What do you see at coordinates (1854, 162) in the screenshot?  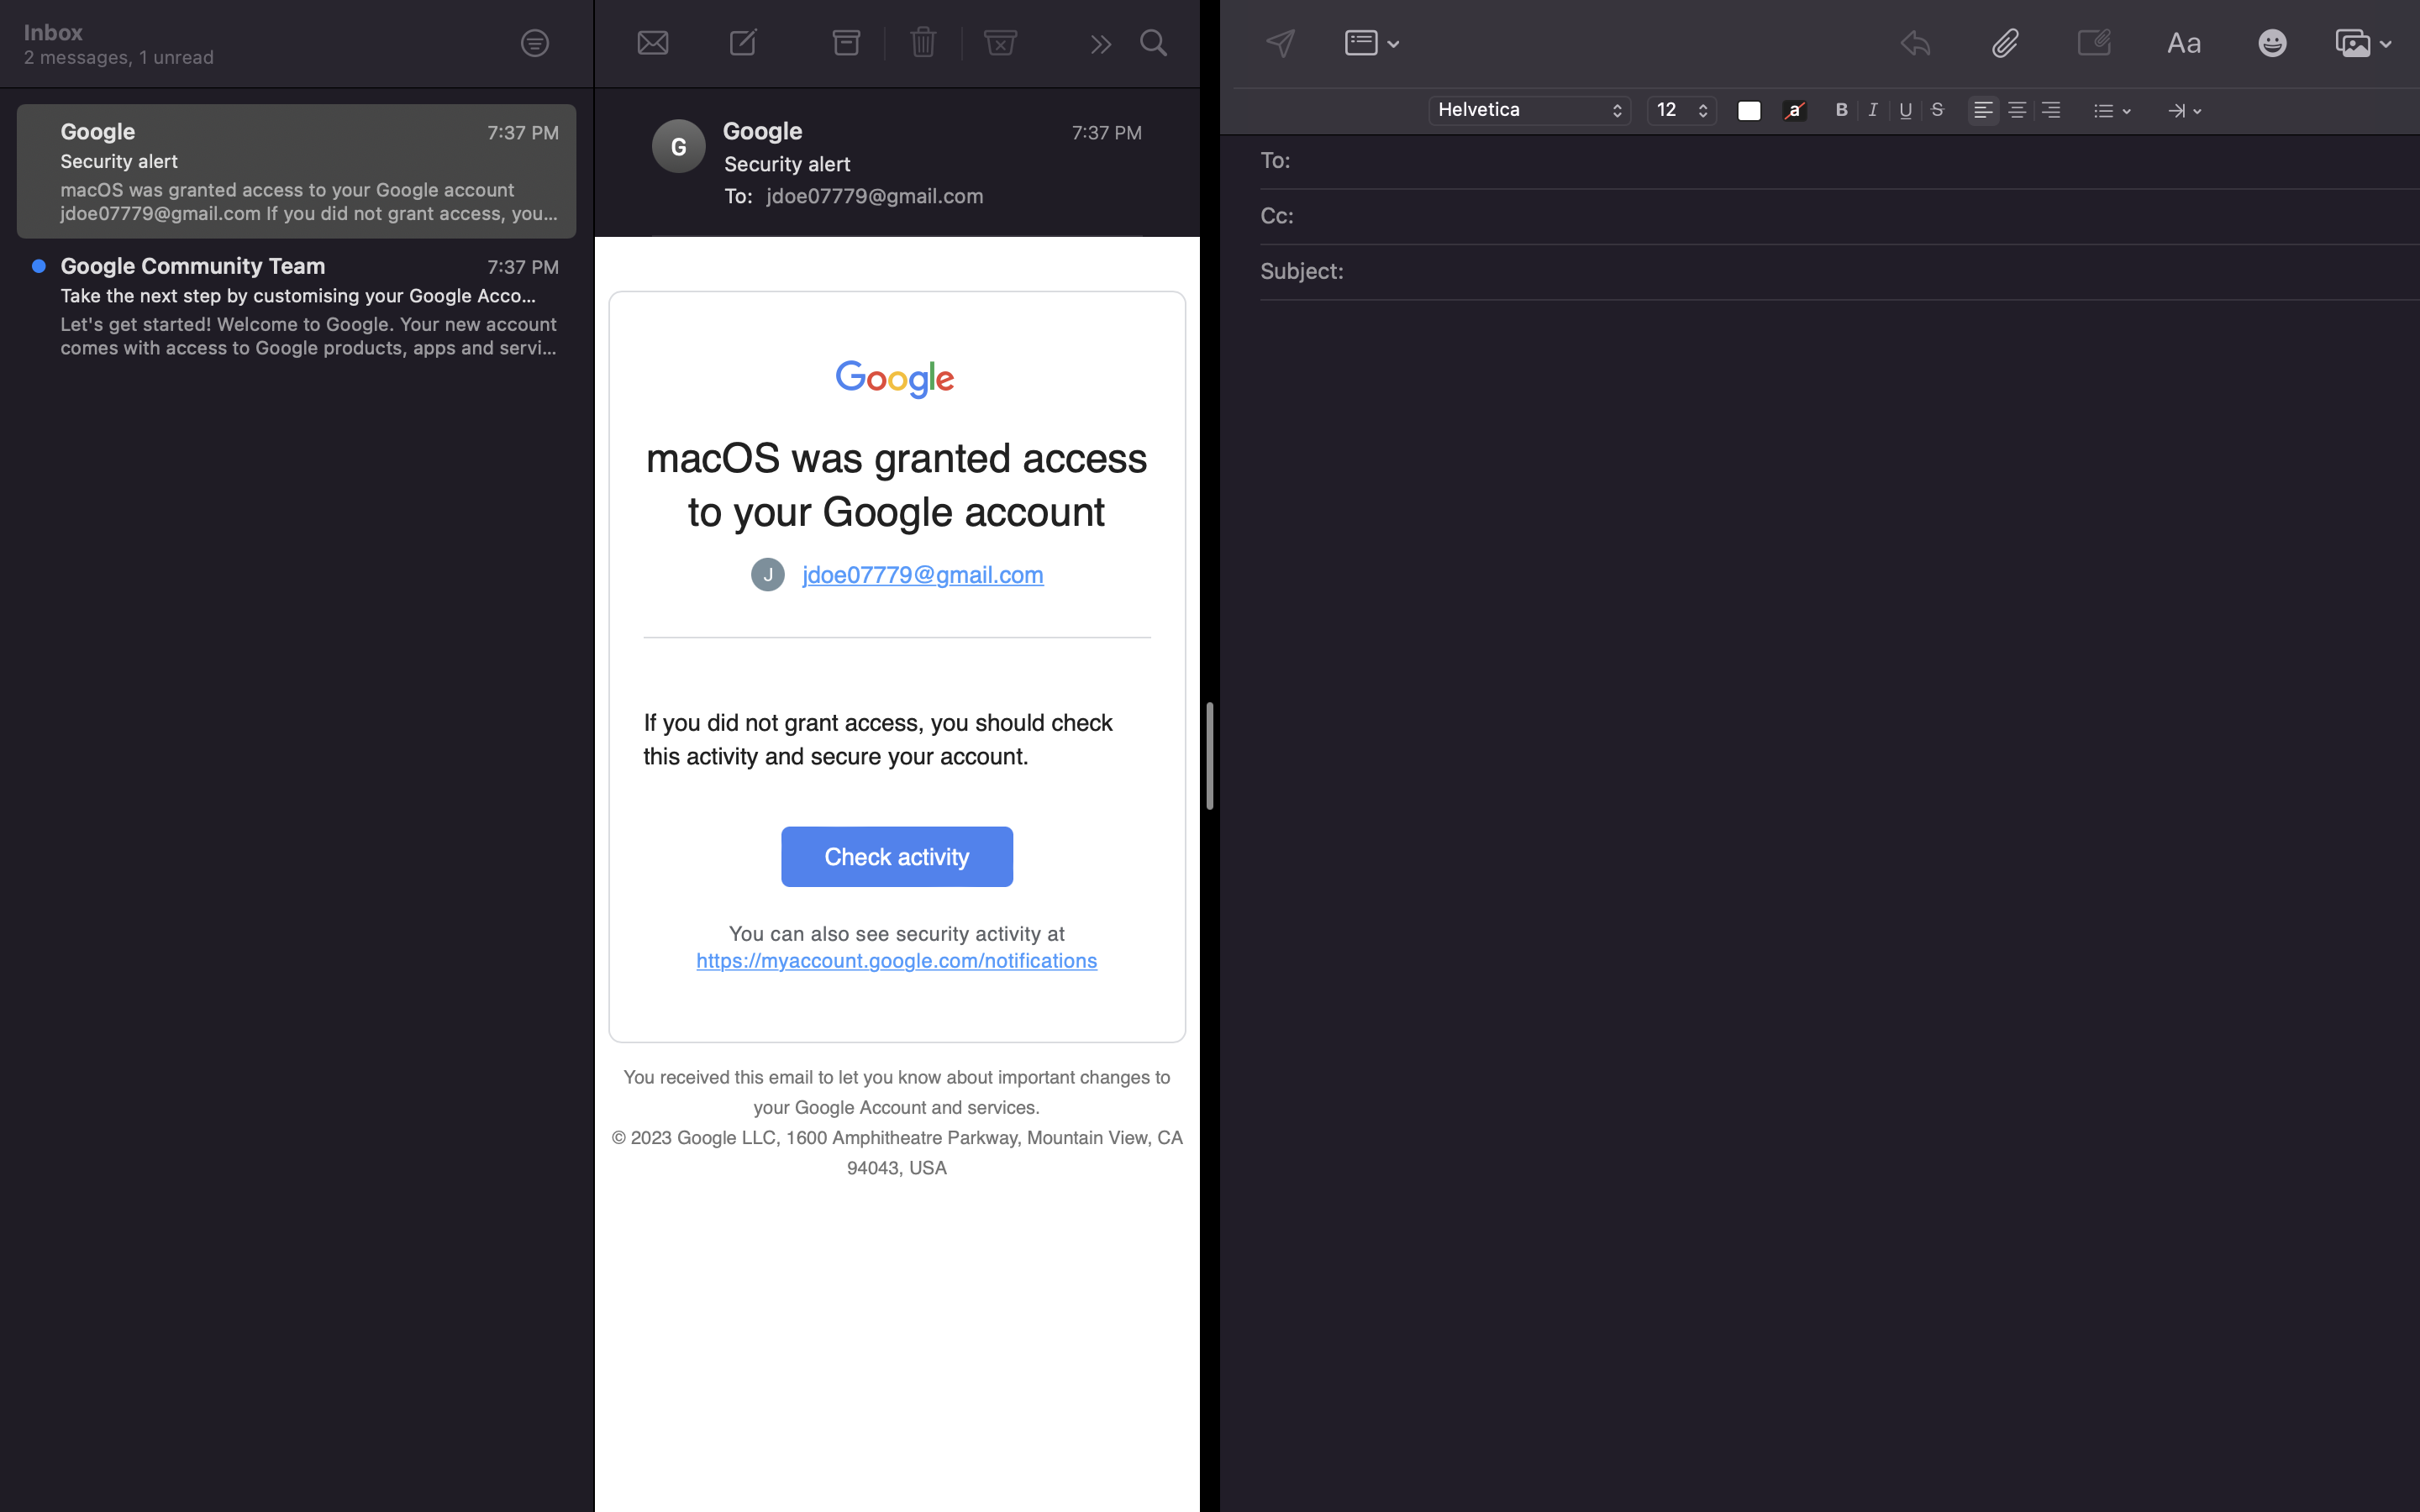 I see `Input "sarah@gmail.com" in the "To" field of the email` at bounding box center [1854, 162].